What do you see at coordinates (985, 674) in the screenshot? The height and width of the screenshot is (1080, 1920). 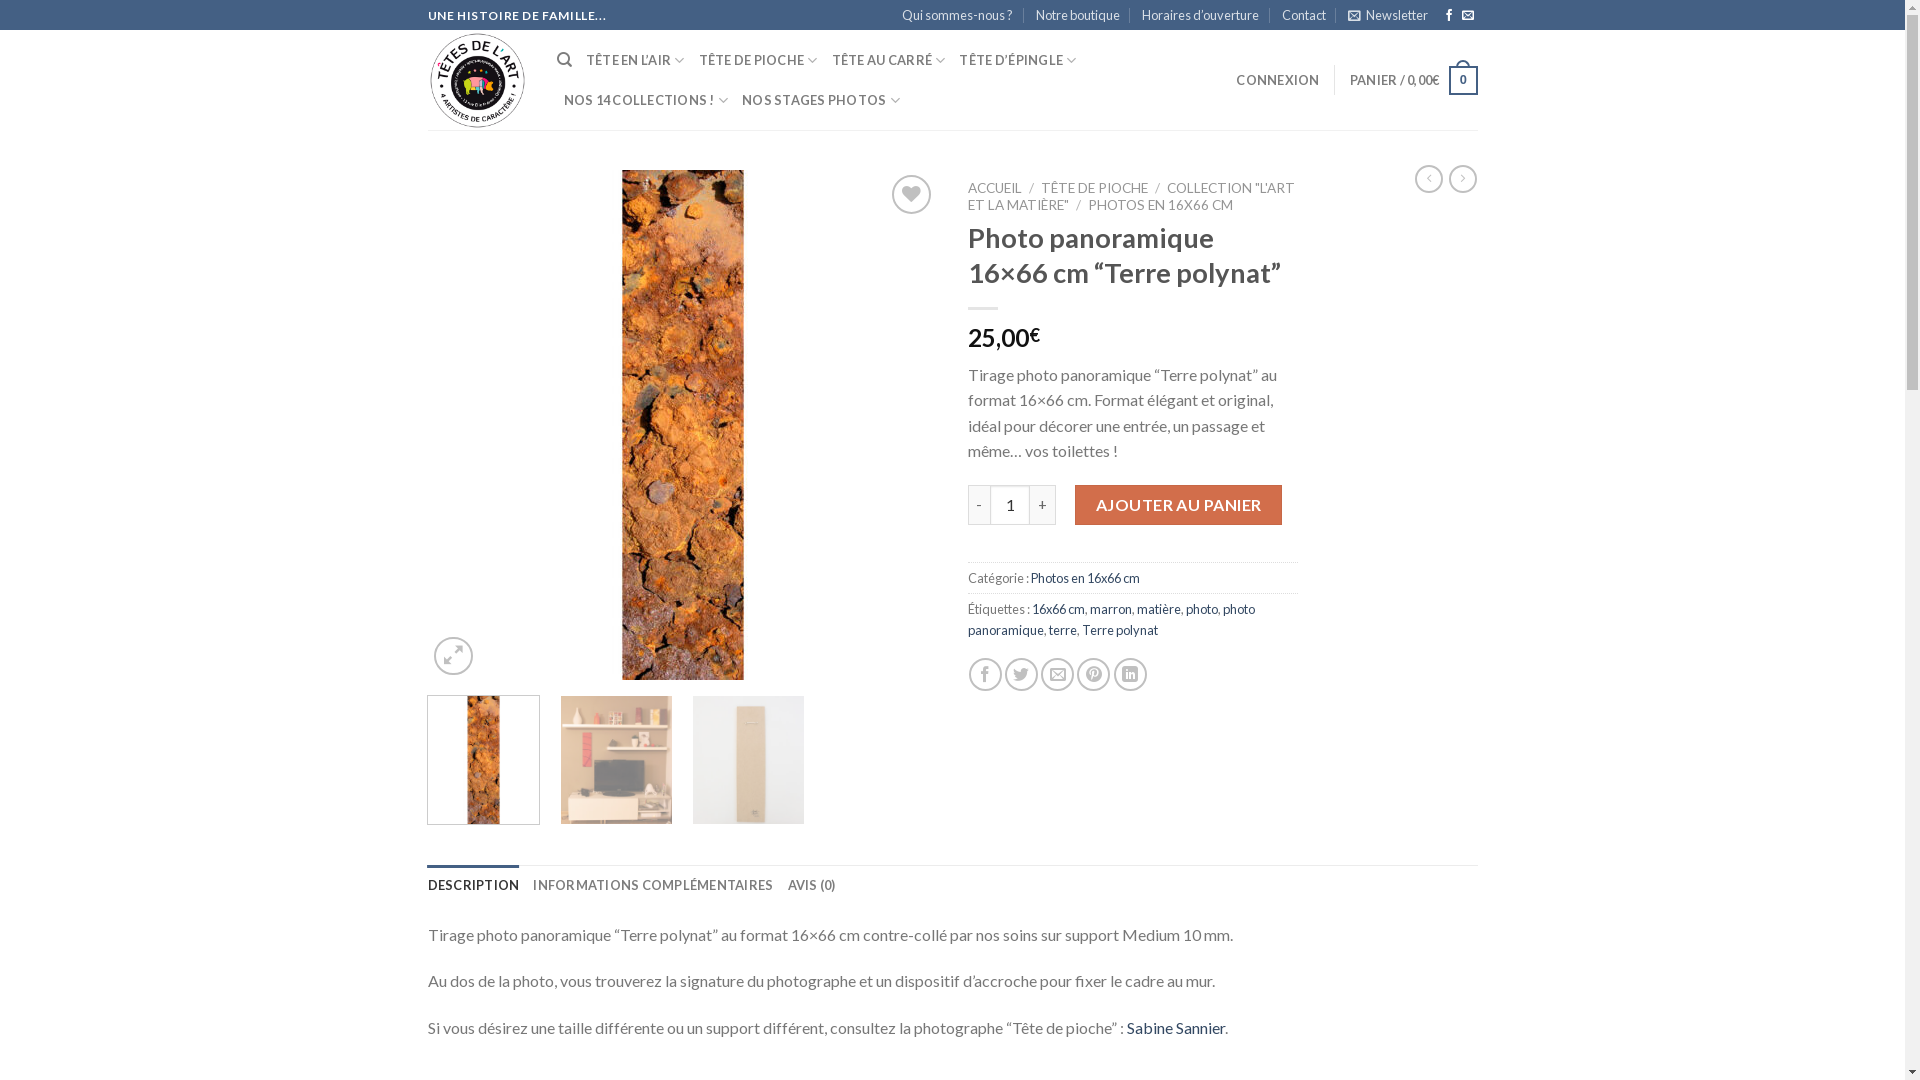 I see `'Partager sur Facebook'` at bounding box center [985, 674].